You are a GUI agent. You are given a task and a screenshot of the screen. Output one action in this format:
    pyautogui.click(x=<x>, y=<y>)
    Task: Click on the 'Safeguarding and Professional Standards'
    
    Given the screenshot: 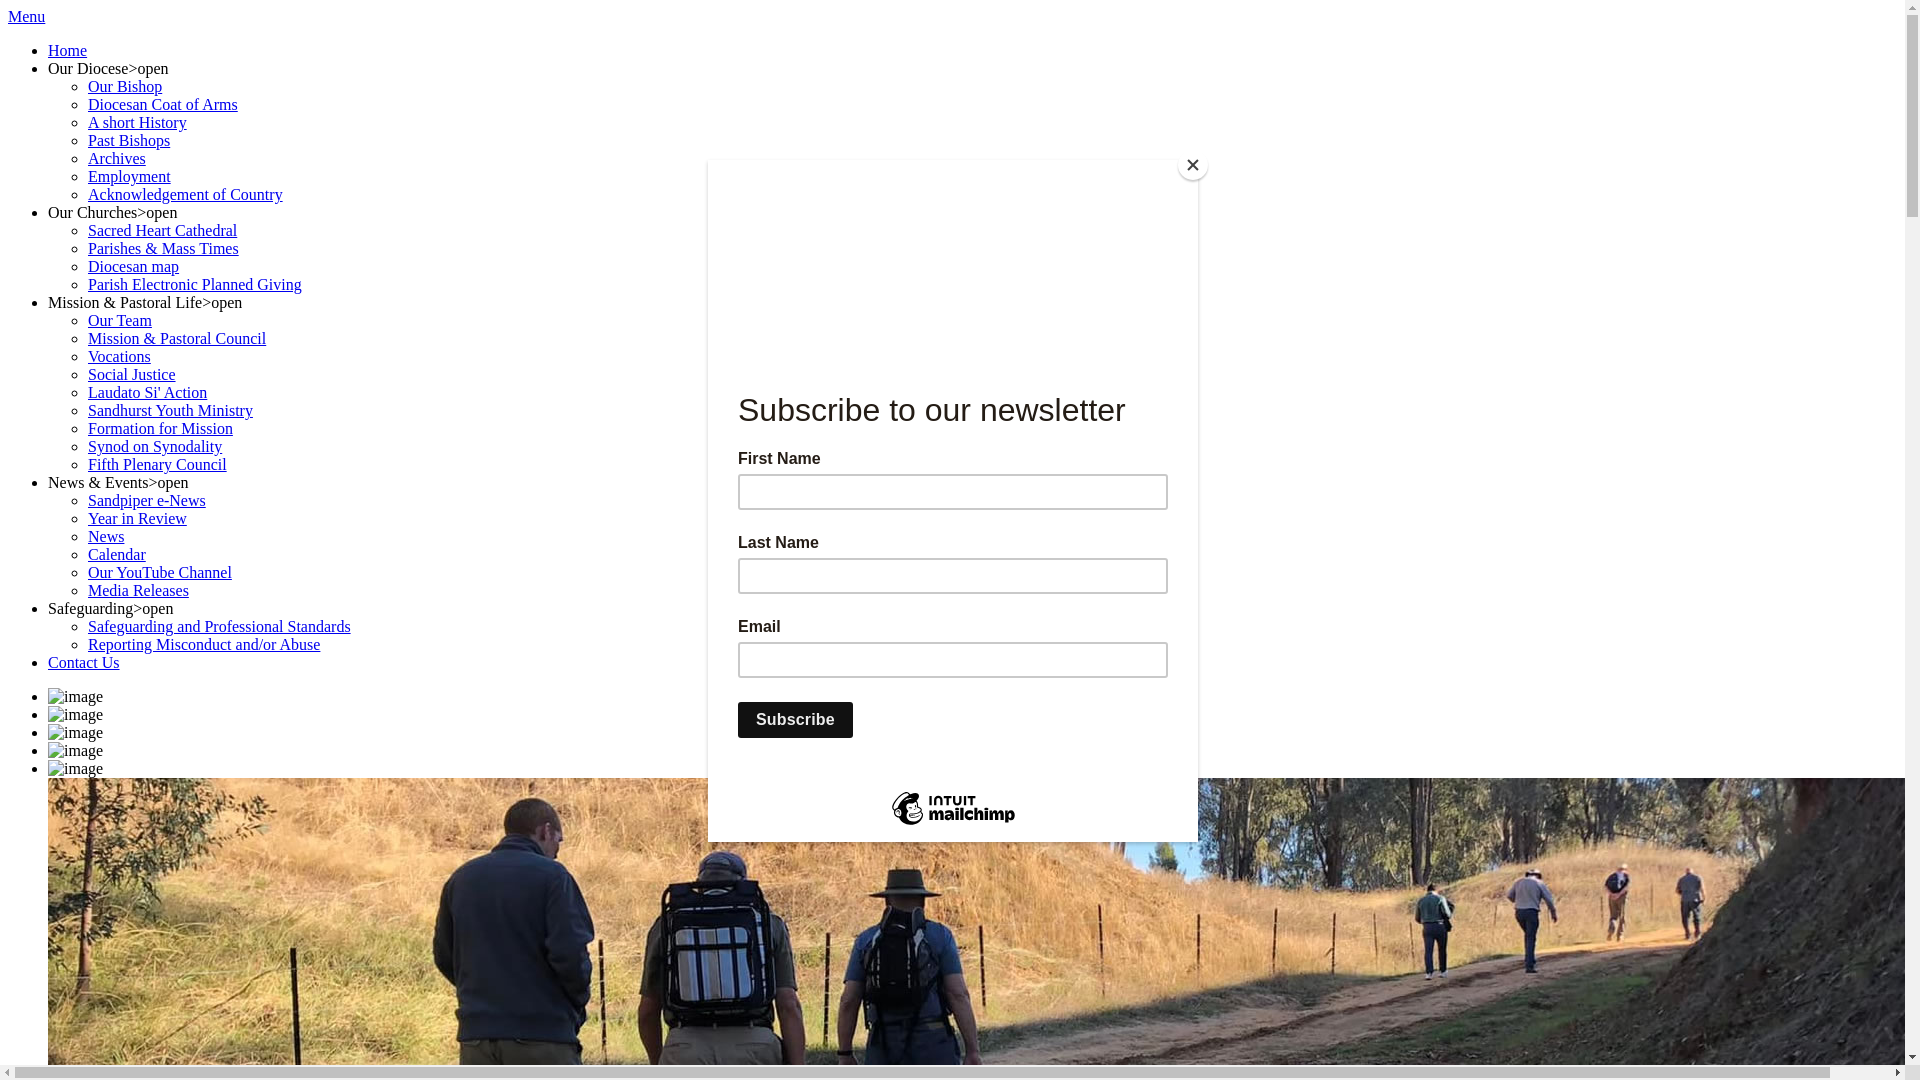 What is the action you would take?
    pyautogui.click(x=219, y=625)
    